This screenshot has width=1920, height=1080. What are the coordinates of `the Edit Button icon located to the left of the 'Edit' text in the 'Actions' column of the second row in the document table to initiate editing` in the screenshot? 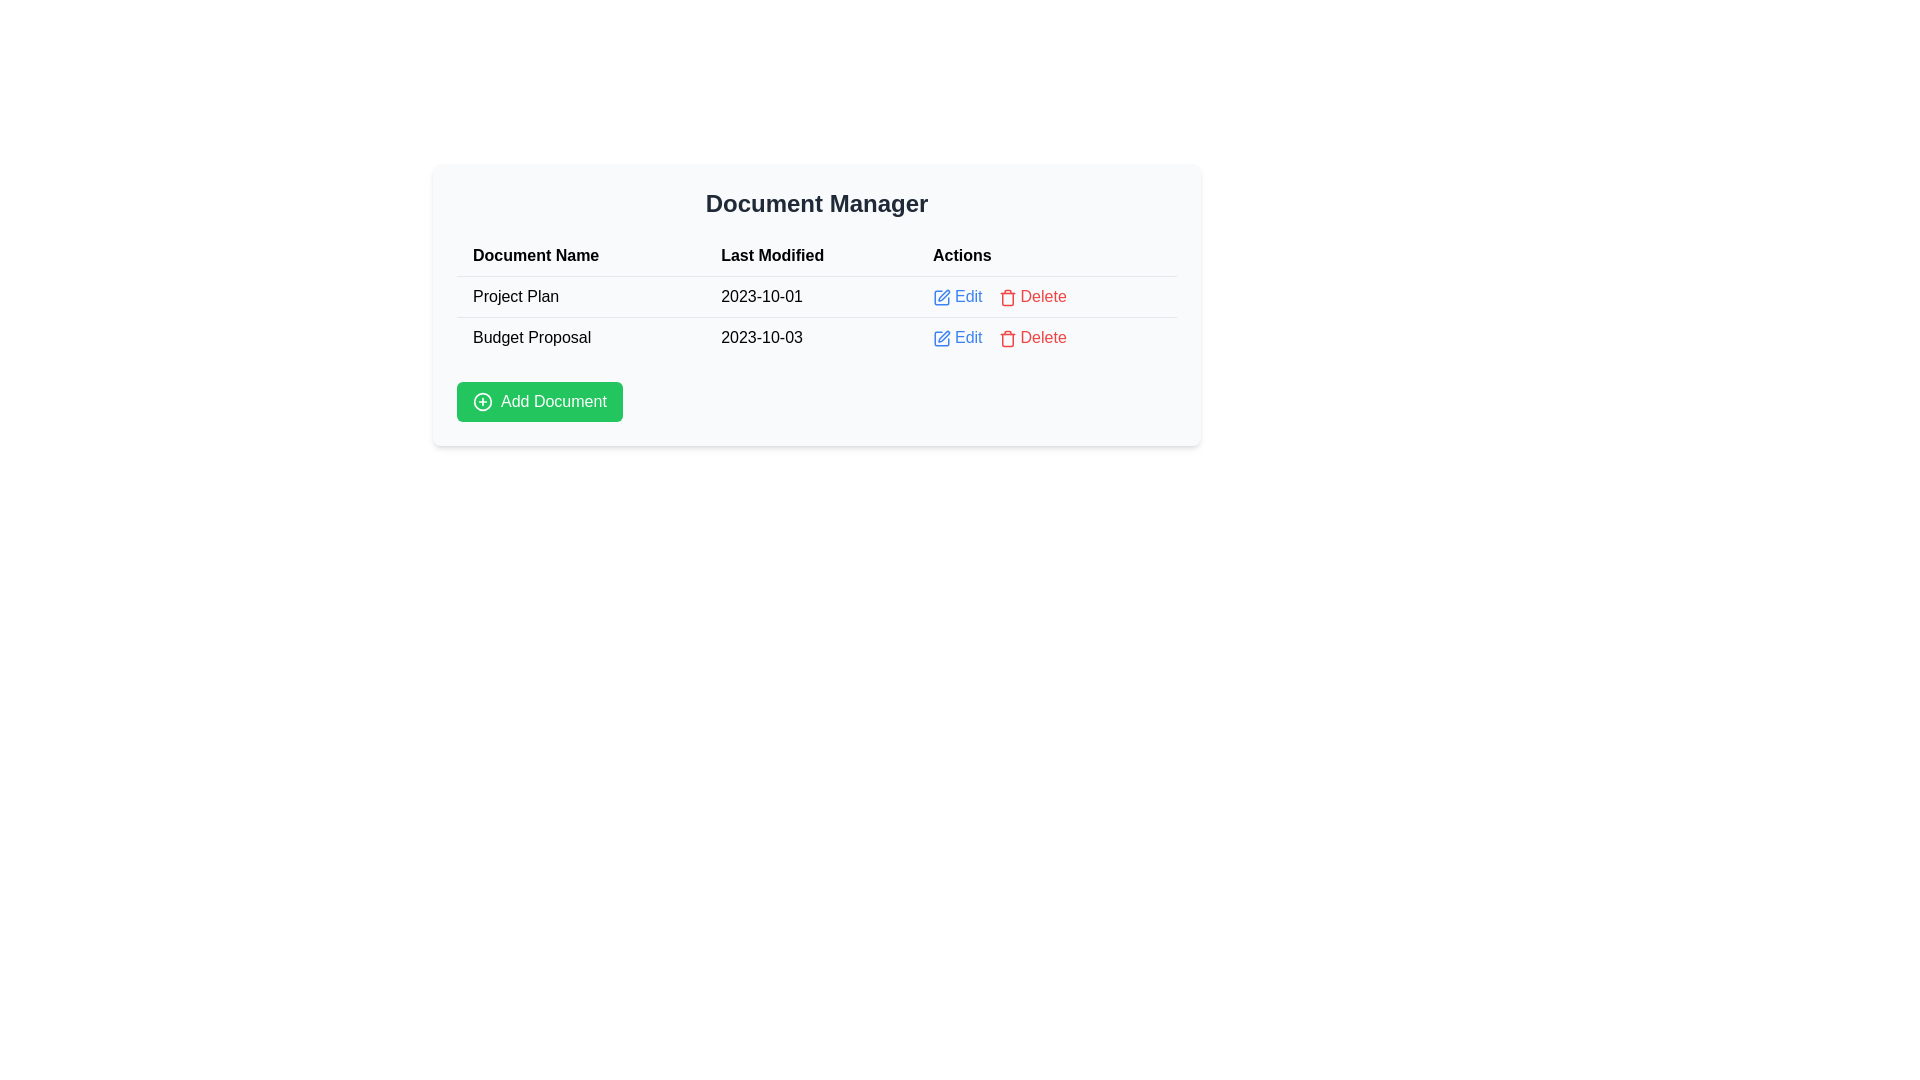 It's located at (940, 337).